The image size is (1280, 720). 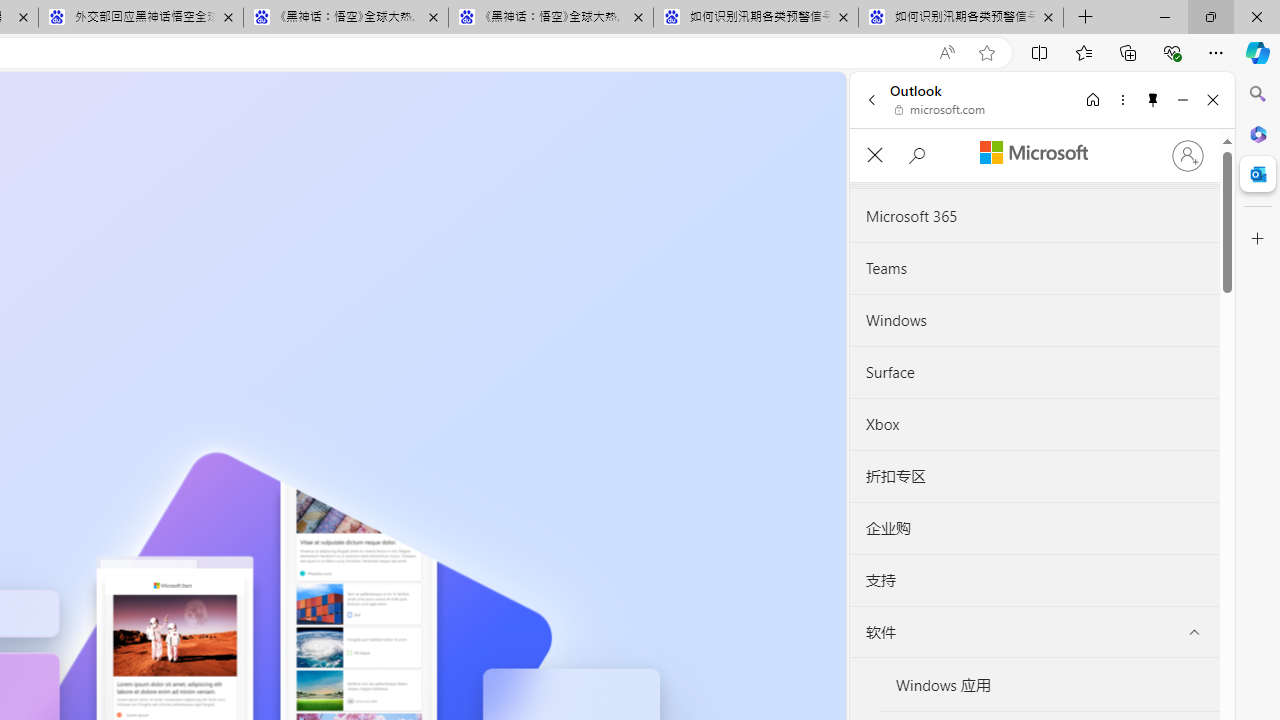 I want to click on 'Close All Microsoft list', so click(x=874, y=154).